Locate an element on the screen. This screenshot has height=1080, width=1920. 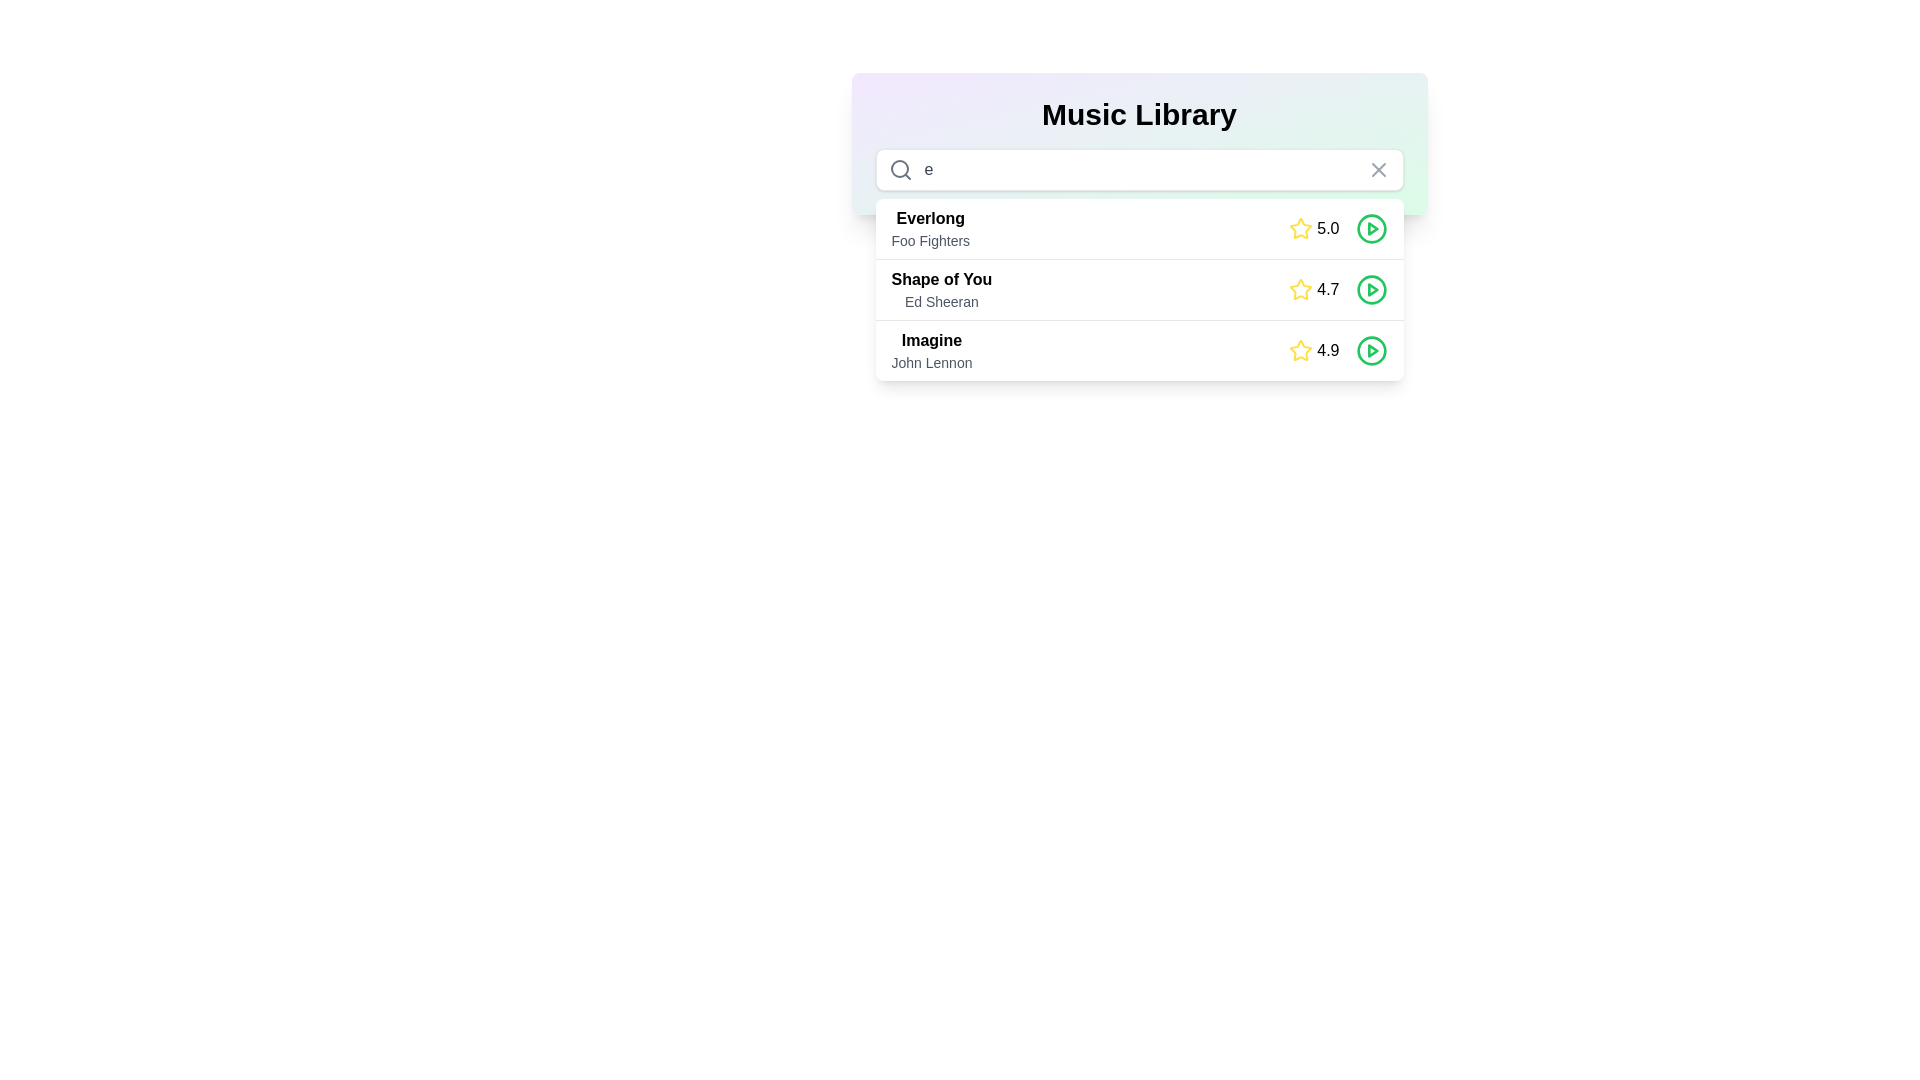
the static star icon representing the rating for the song 'Everlong', located in the first row of the list to the left of the numerical rating '5.0' is located at coordinates (1301, 227).